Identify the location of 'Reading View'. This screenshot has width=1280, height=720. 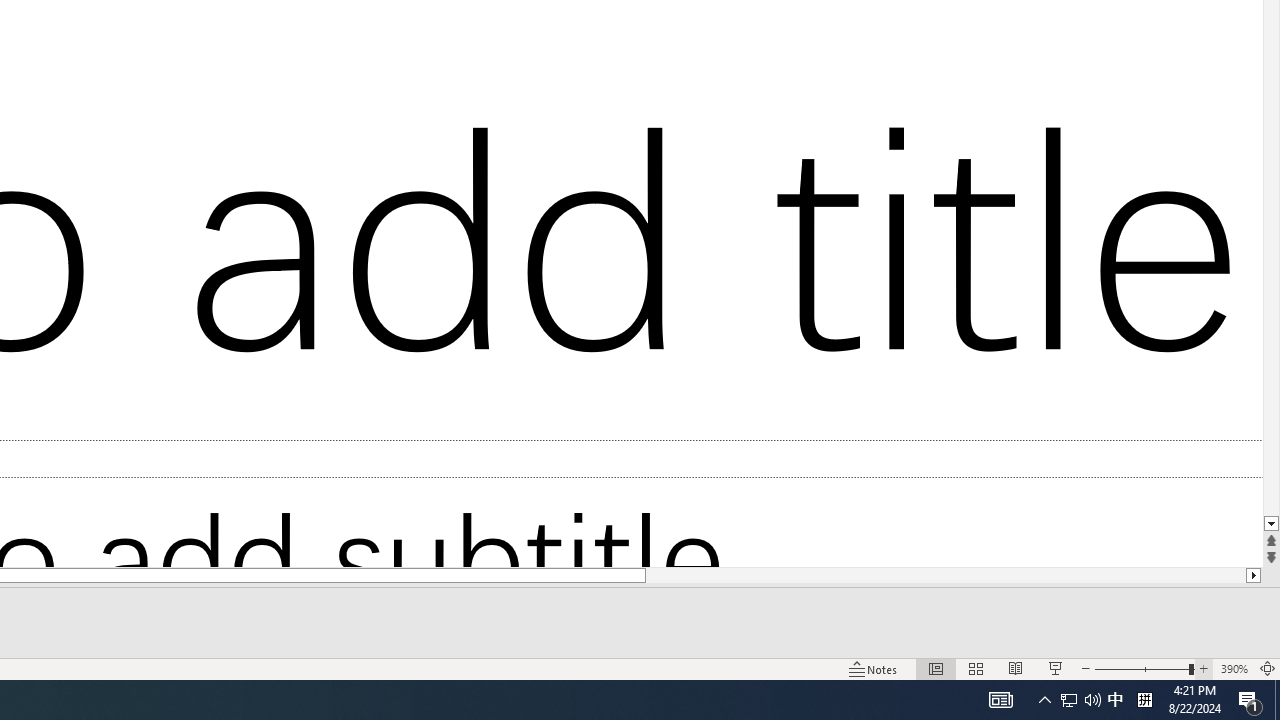
(1015, 669).